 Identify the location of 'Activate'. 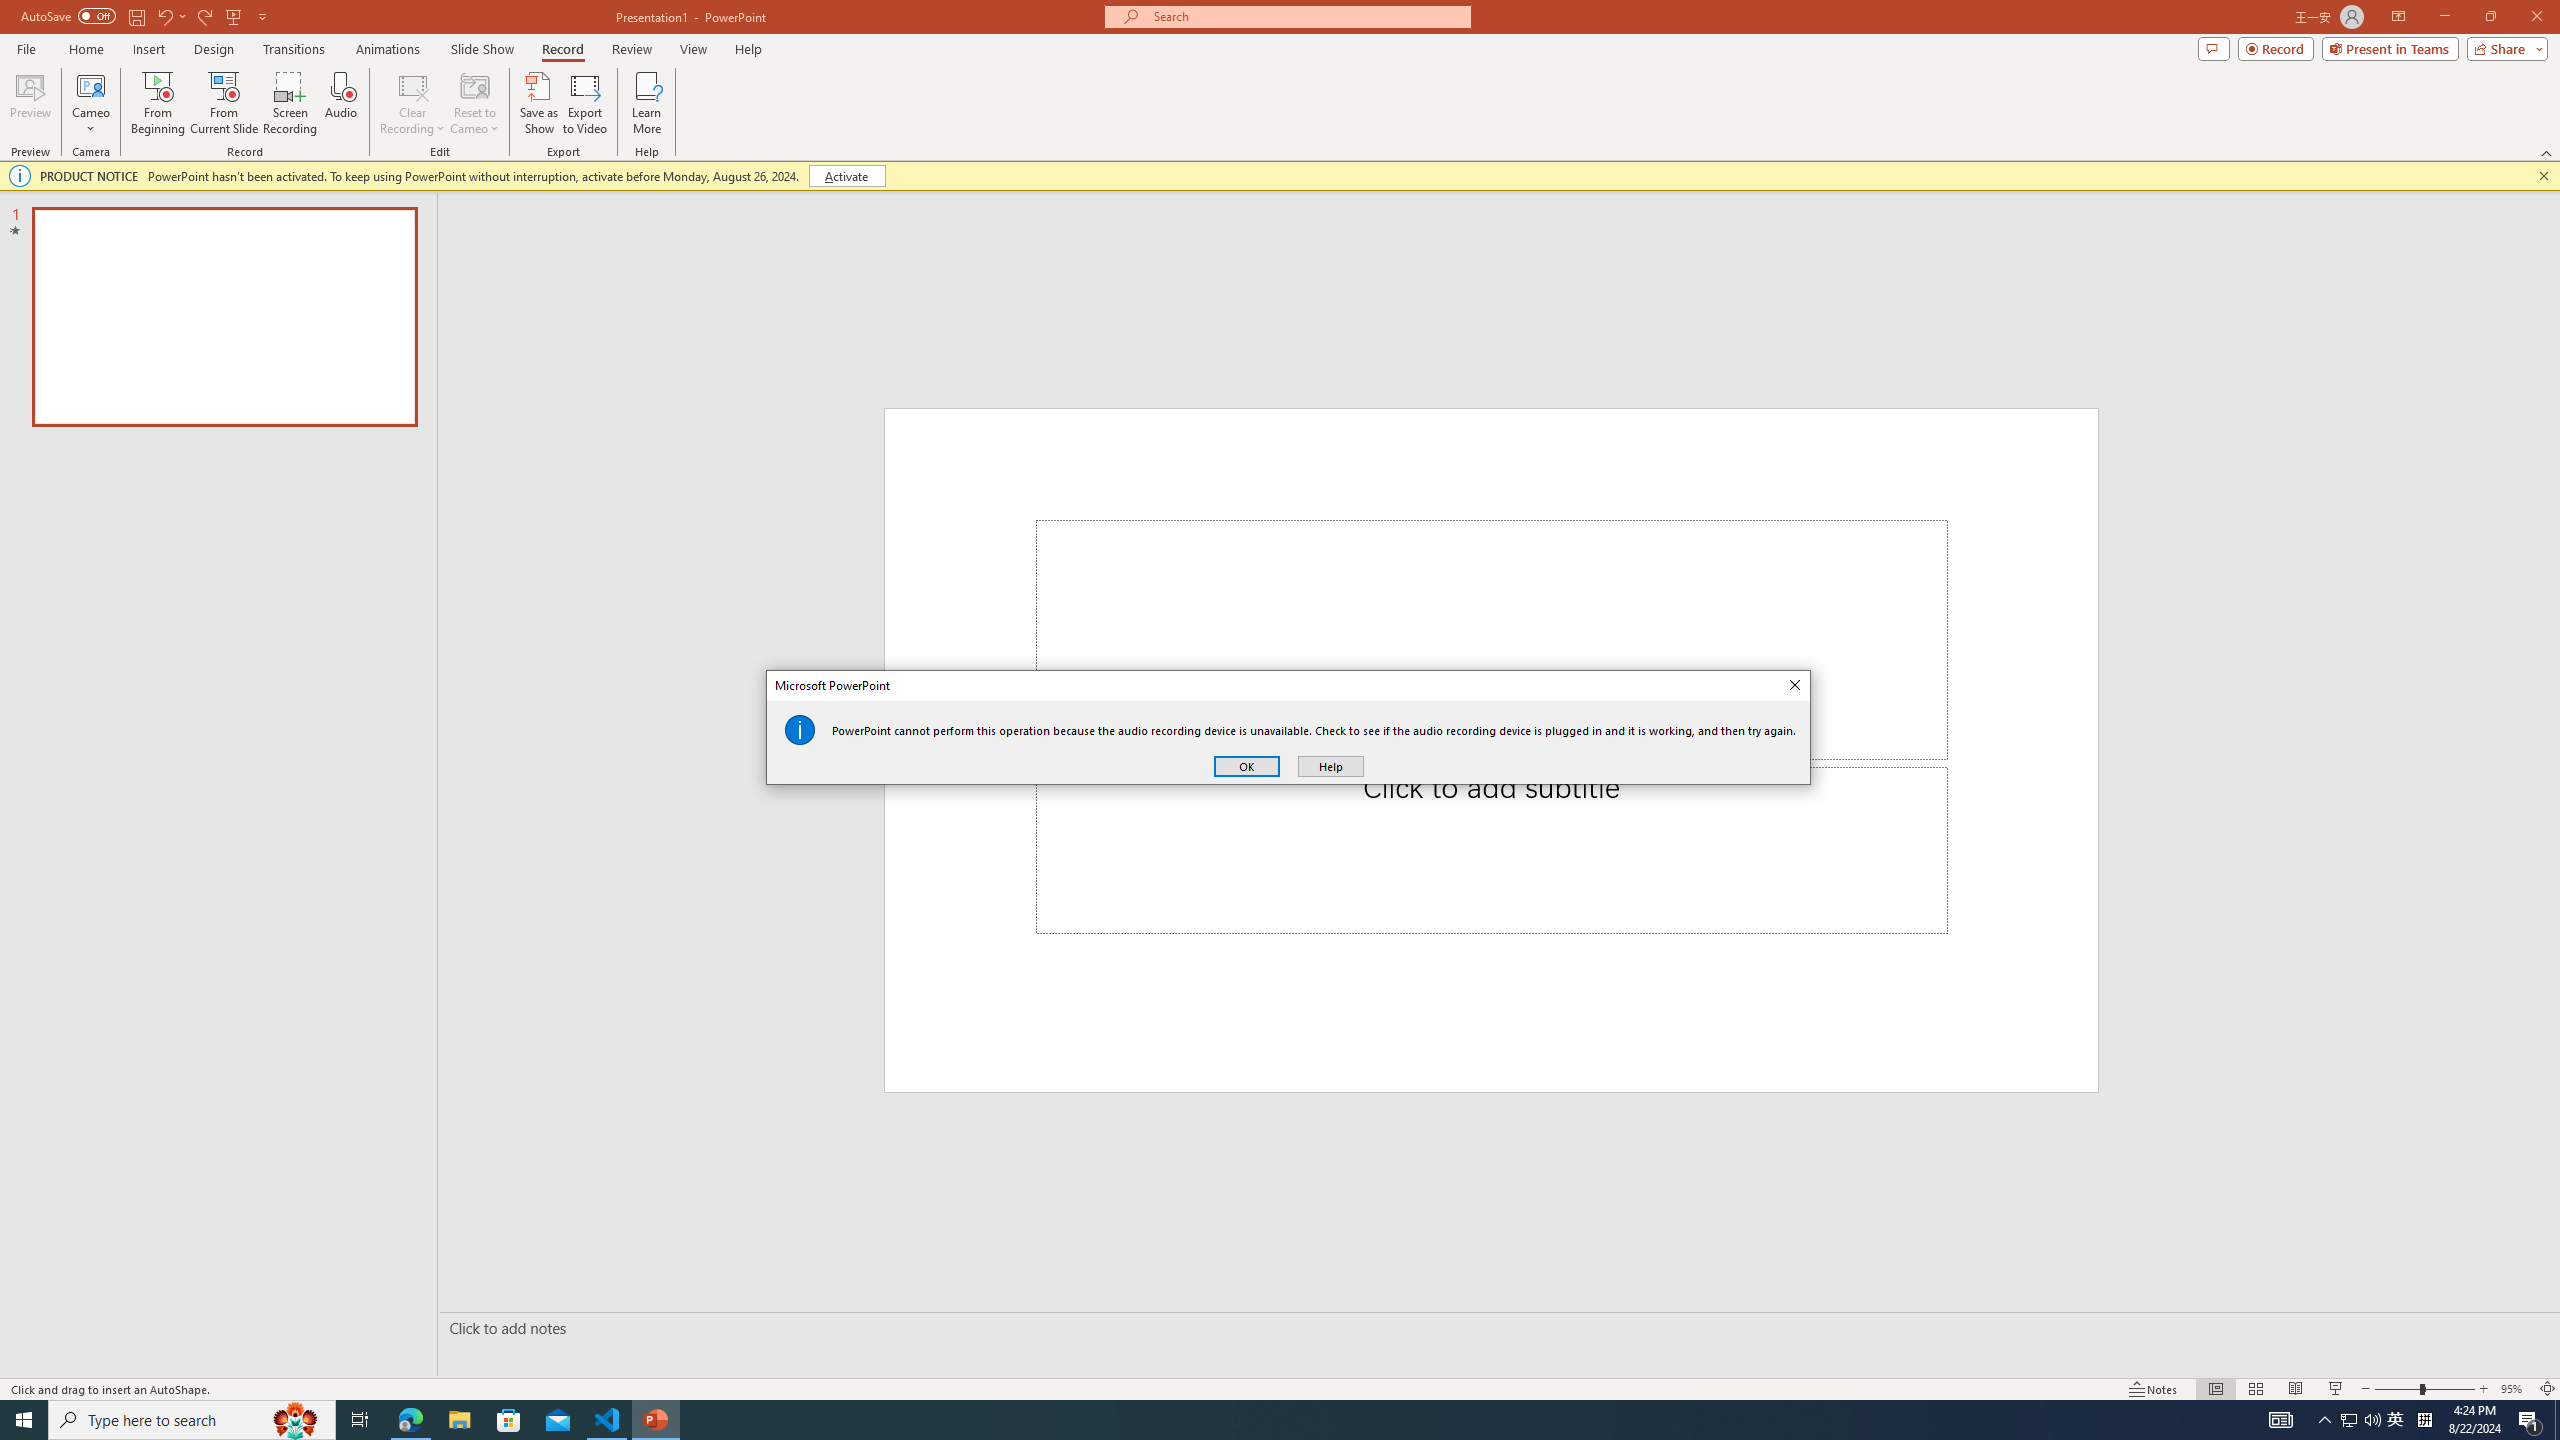
(847, 176).